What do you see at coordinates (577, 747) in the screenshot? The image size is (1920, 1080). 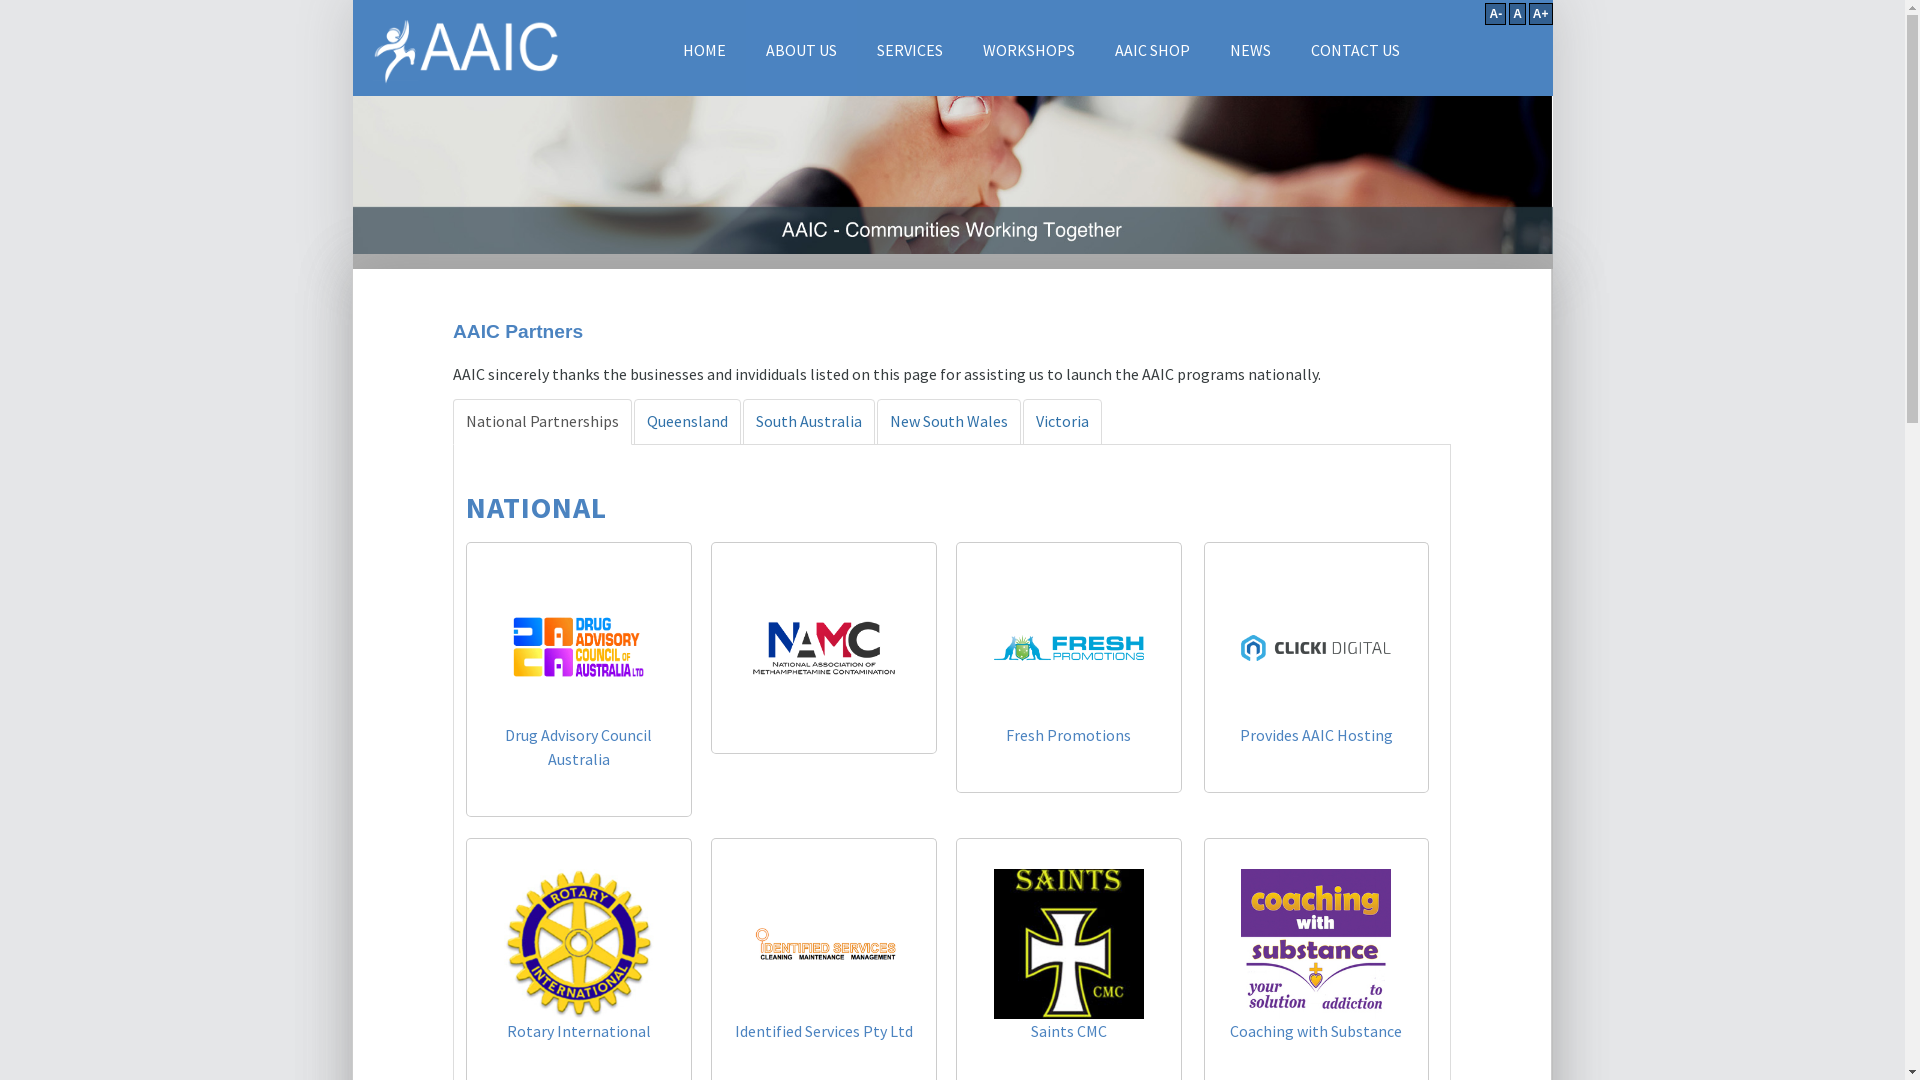 I see `'Drug Advisory Council Australia'` at bounding box center [577, 747].